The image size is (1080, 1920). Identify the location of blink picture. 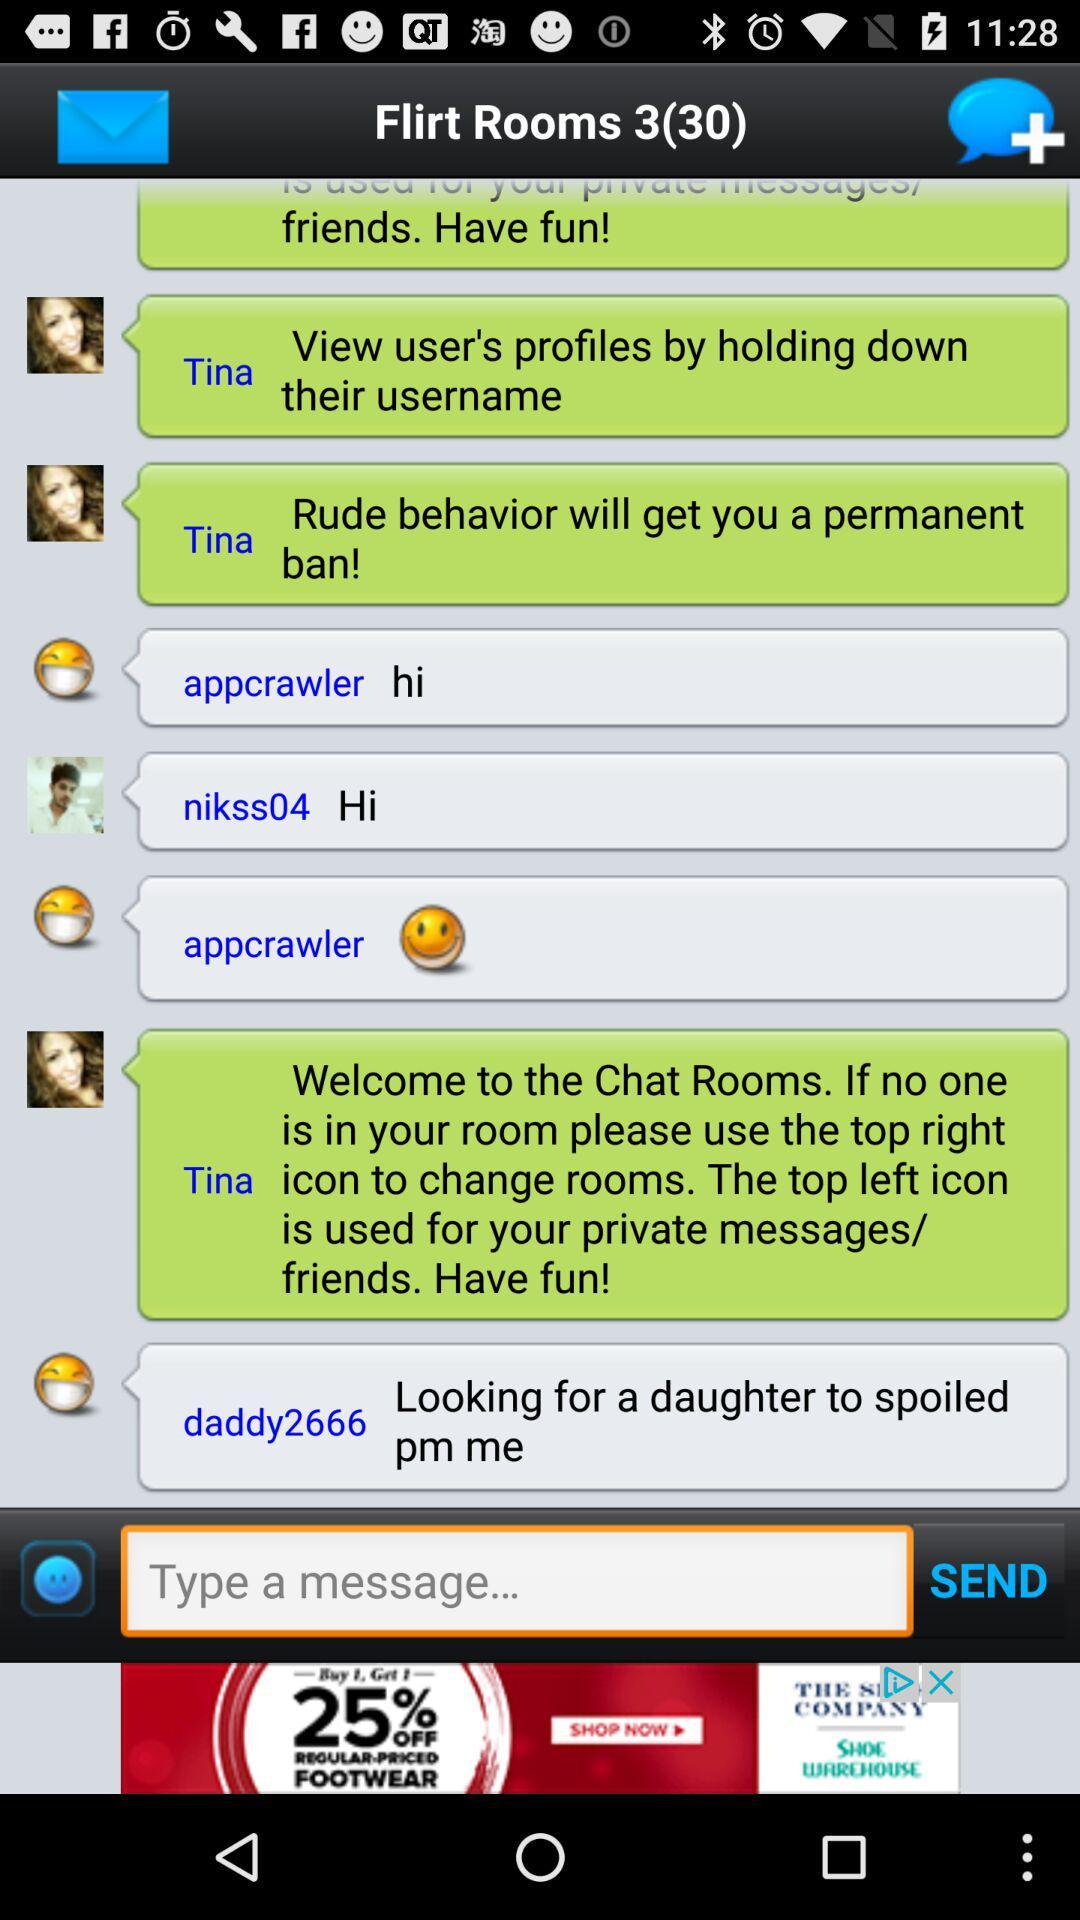
(64, 503).